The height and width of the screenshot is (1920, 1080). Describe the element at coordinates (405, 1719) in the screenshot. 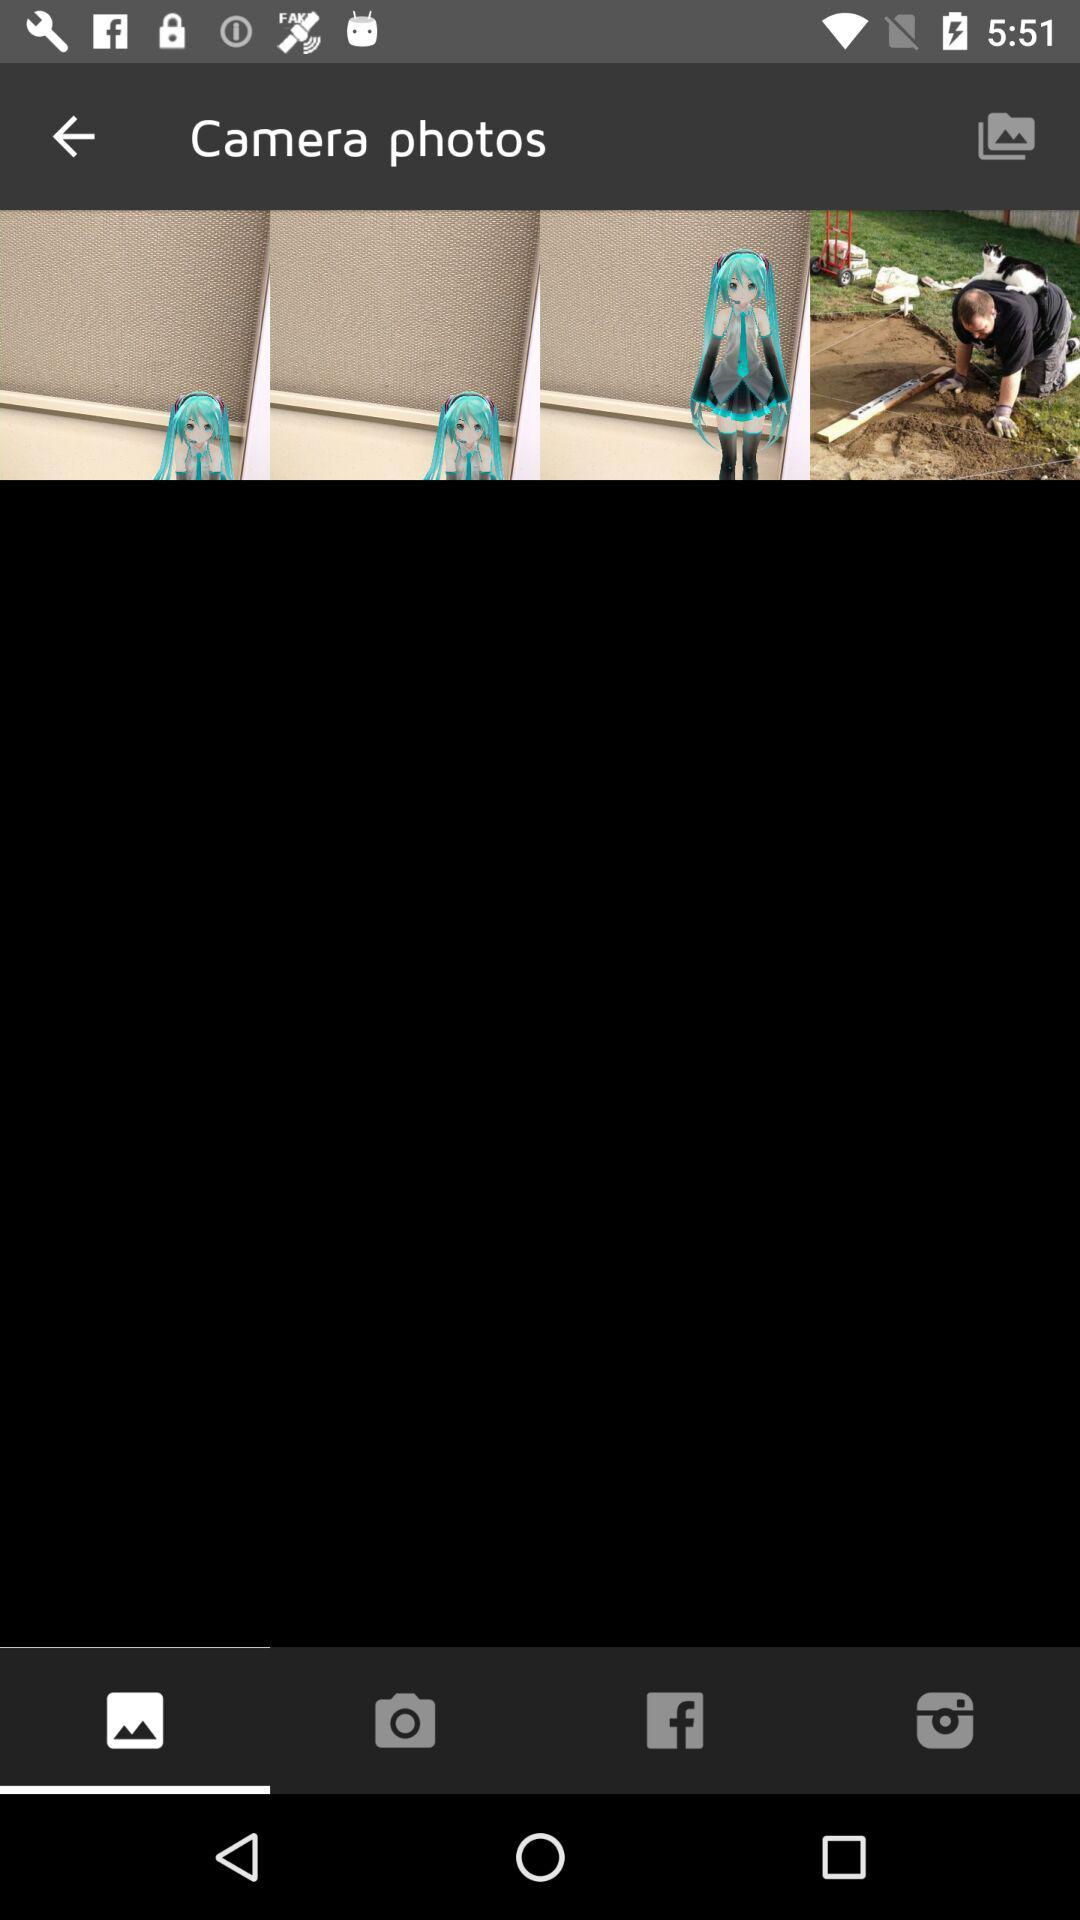

I see `open camera` at that location.